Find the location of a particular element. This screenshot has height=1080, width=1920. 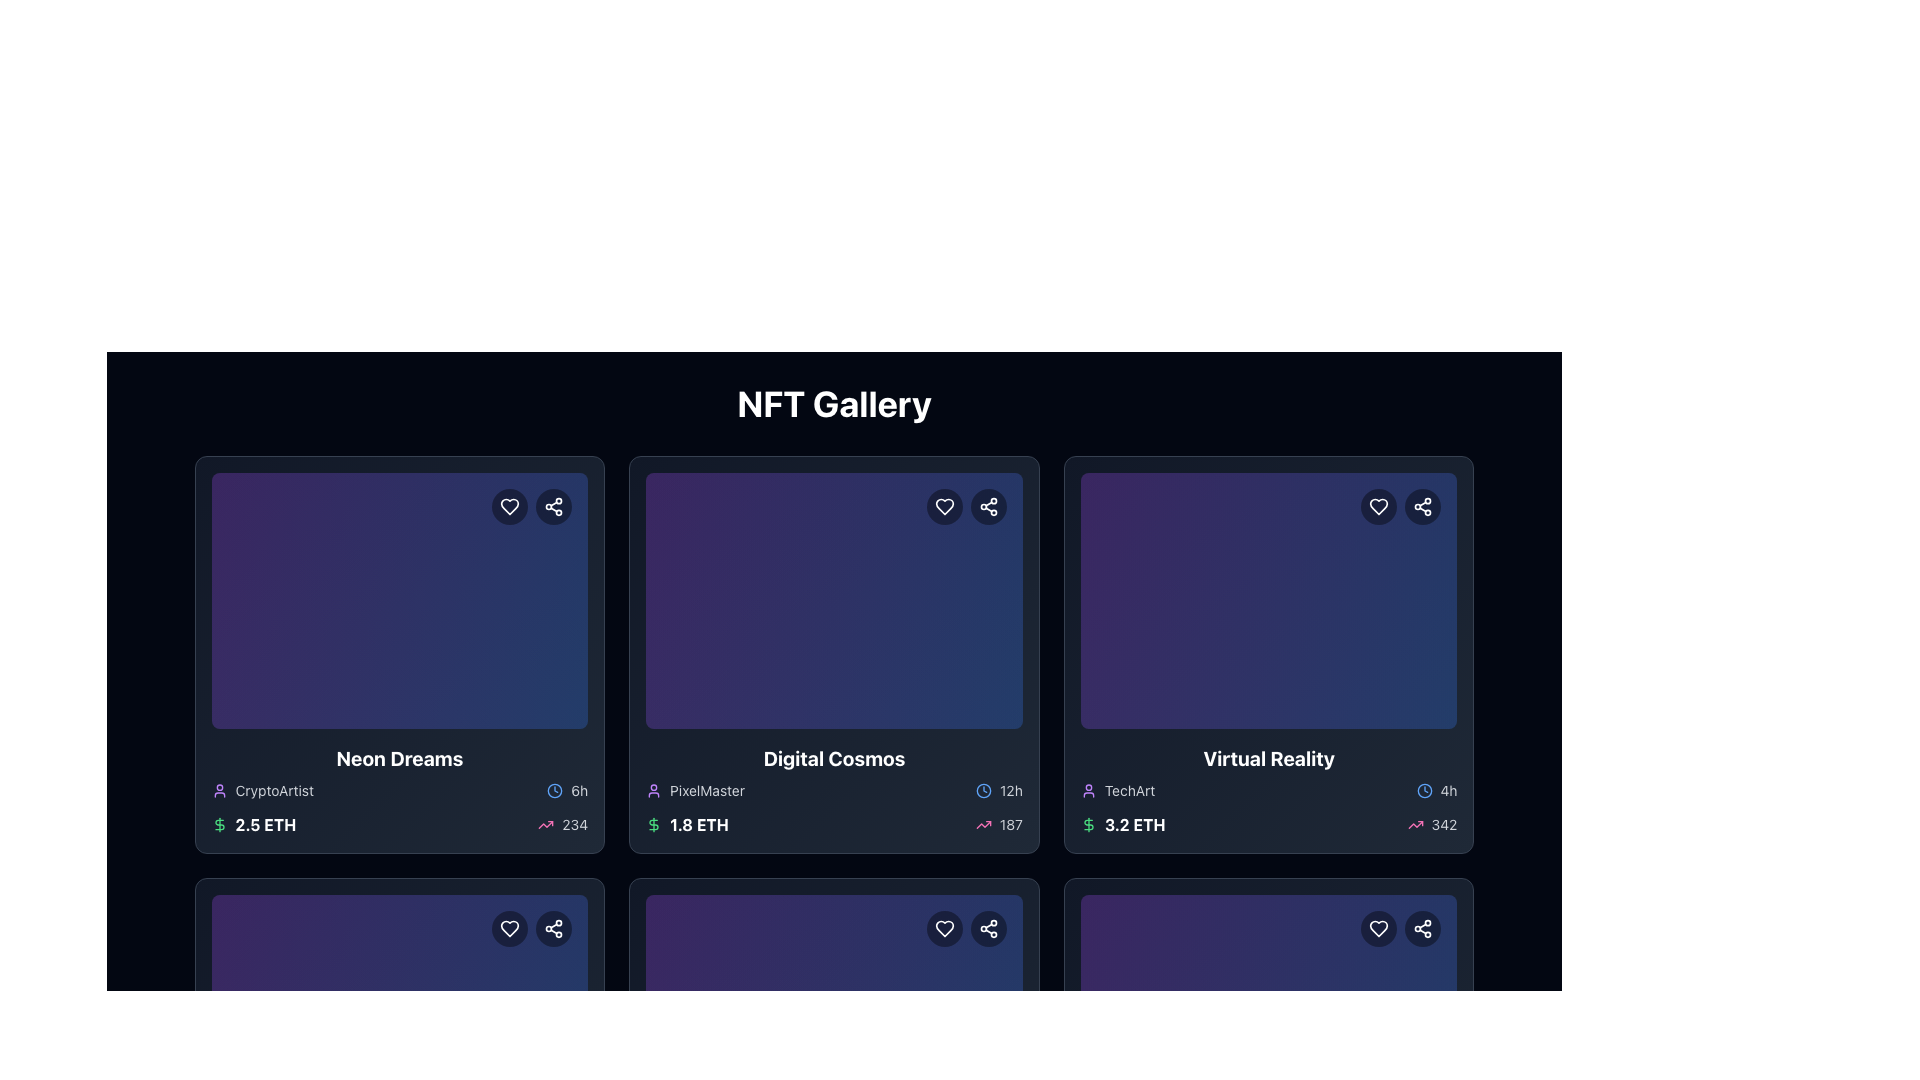

the heart-shaped icon in the top-right corner of the first NFT card to like the NFT is located at coordinates (510, 505).